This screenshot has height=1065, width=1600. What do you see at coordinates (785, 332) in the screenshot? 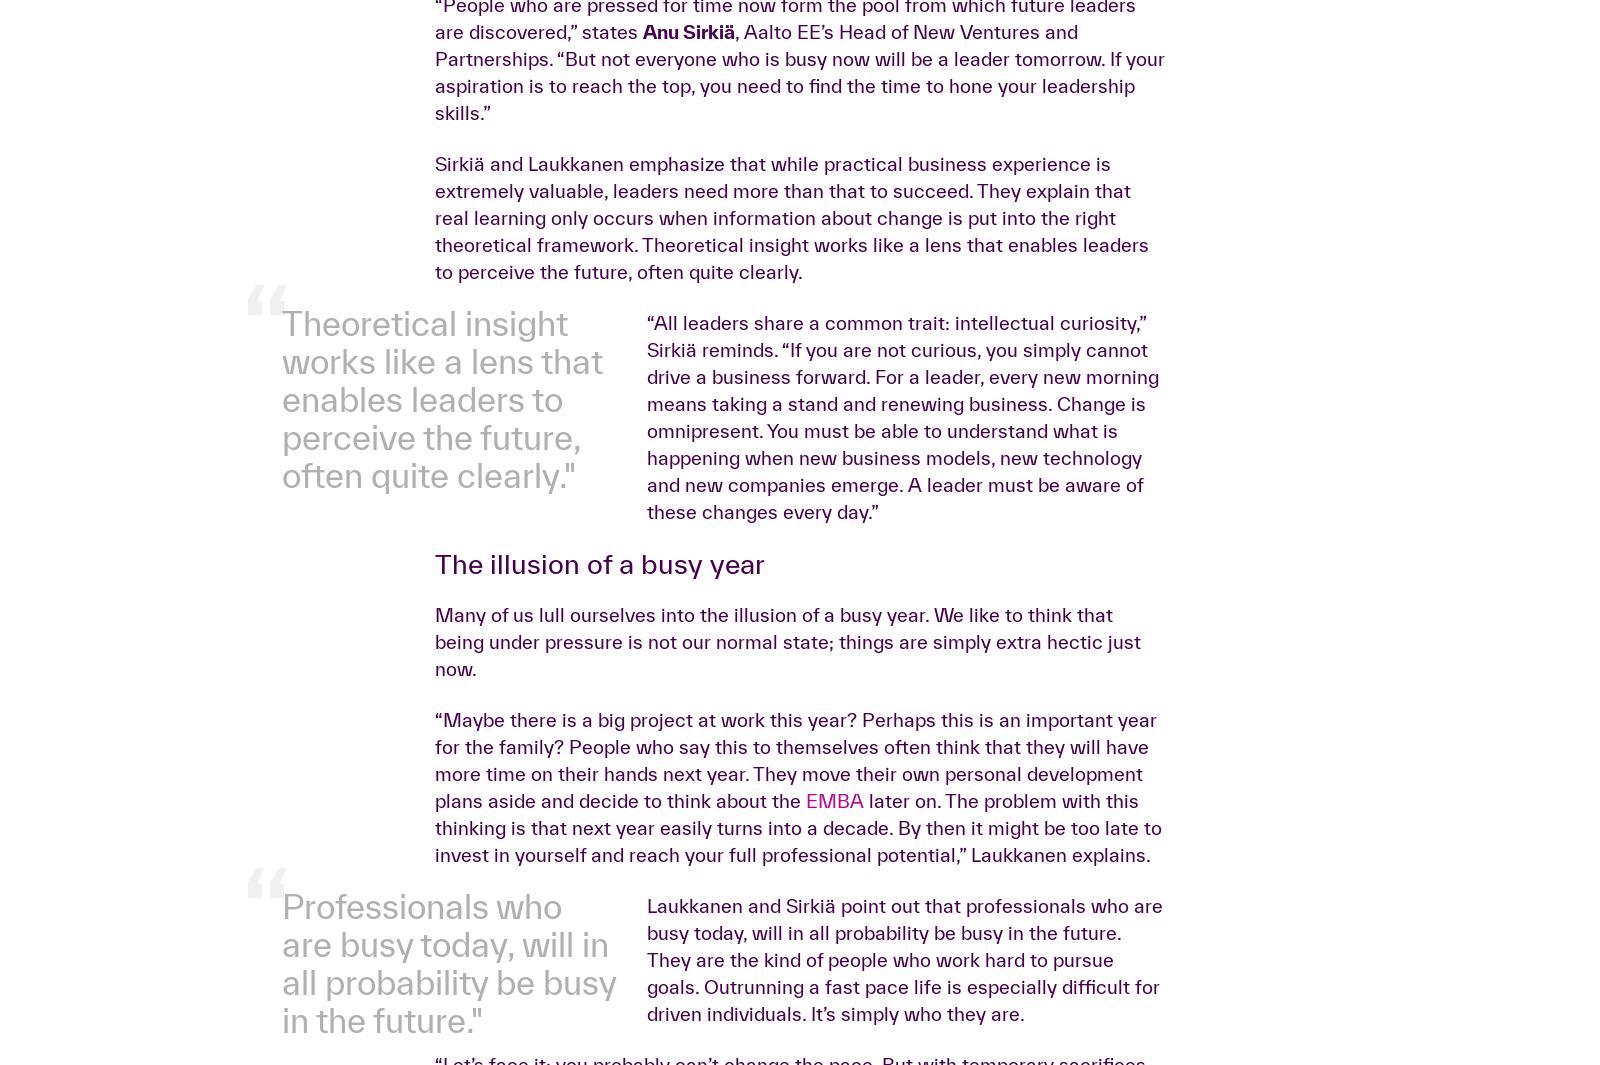
I see `'“People who are pressed for time now form the pool from which future leaders are discovered,” states'` at bounding box center [785, 332].